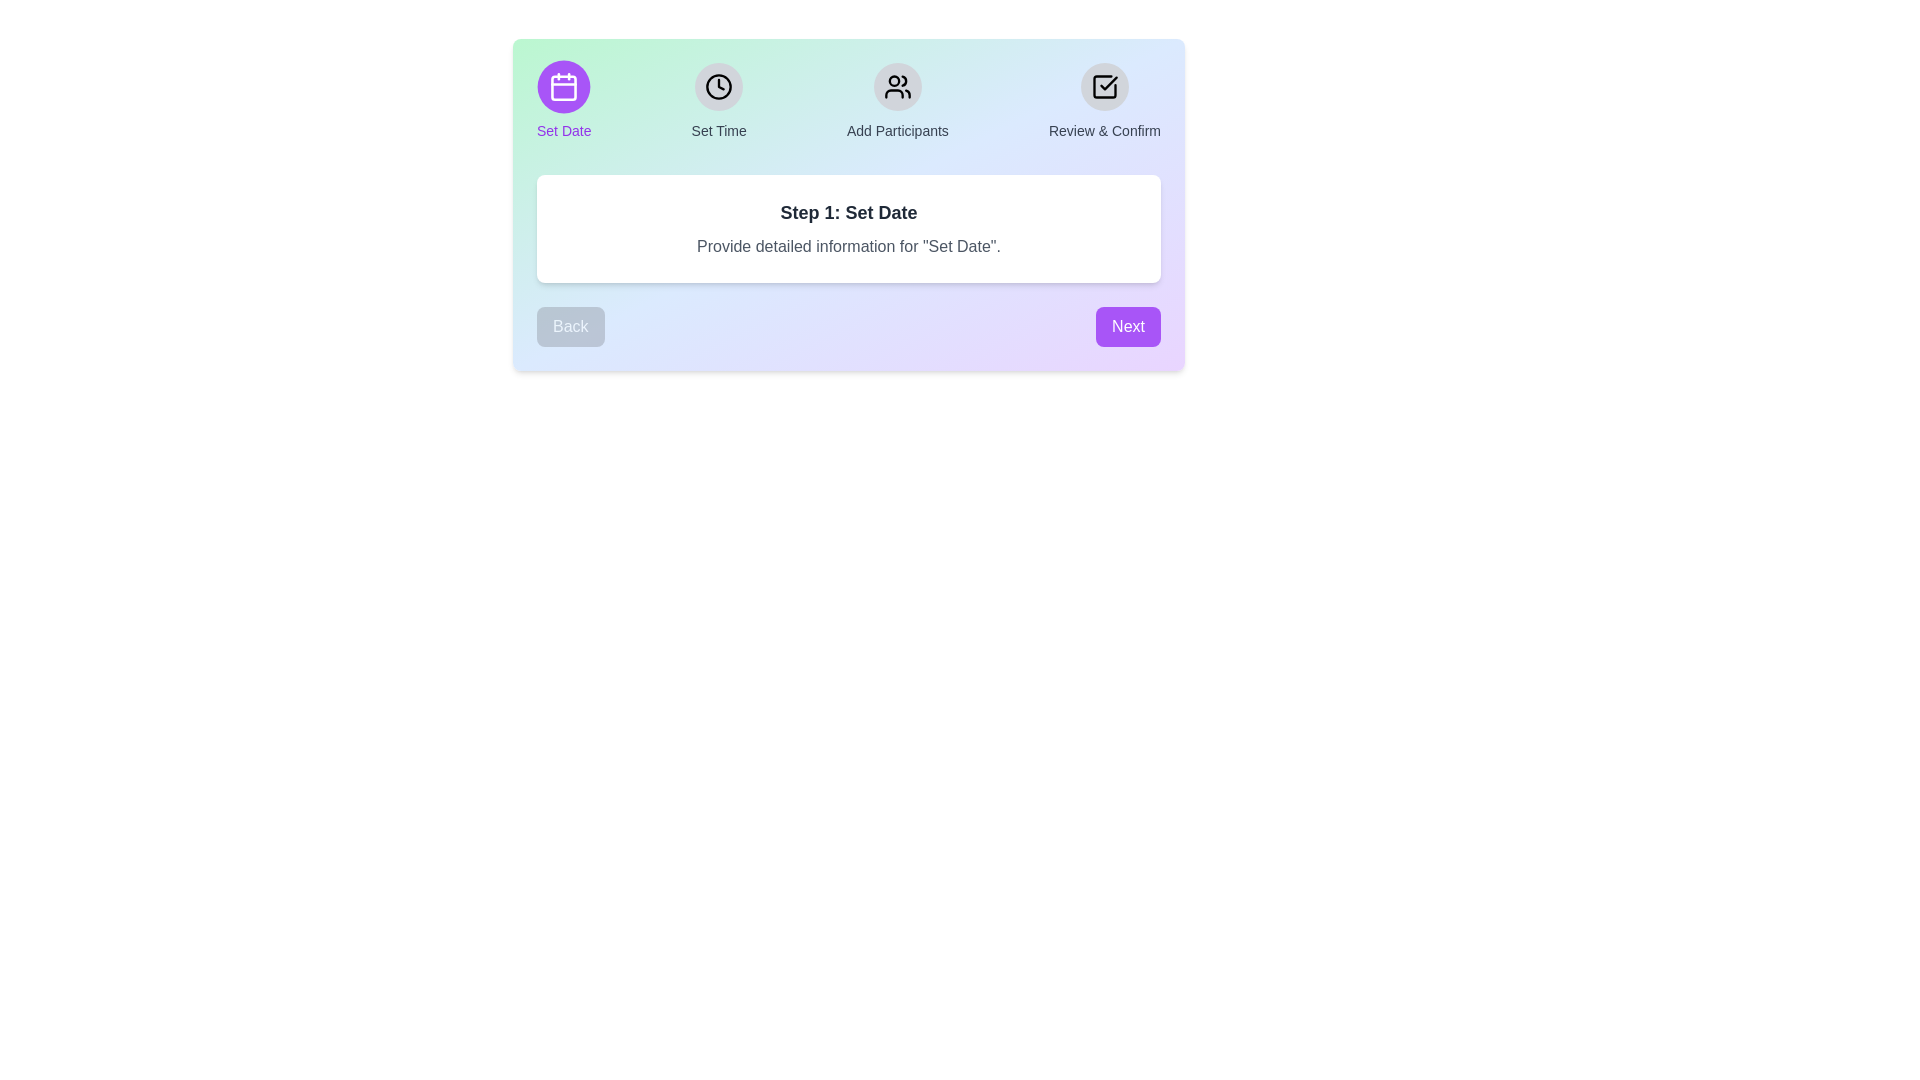 The width and height of the screenshot is (1920, 1080). I want to click on the icon corresponding to the step 'Set Date' to view its details, so click(563, 86).